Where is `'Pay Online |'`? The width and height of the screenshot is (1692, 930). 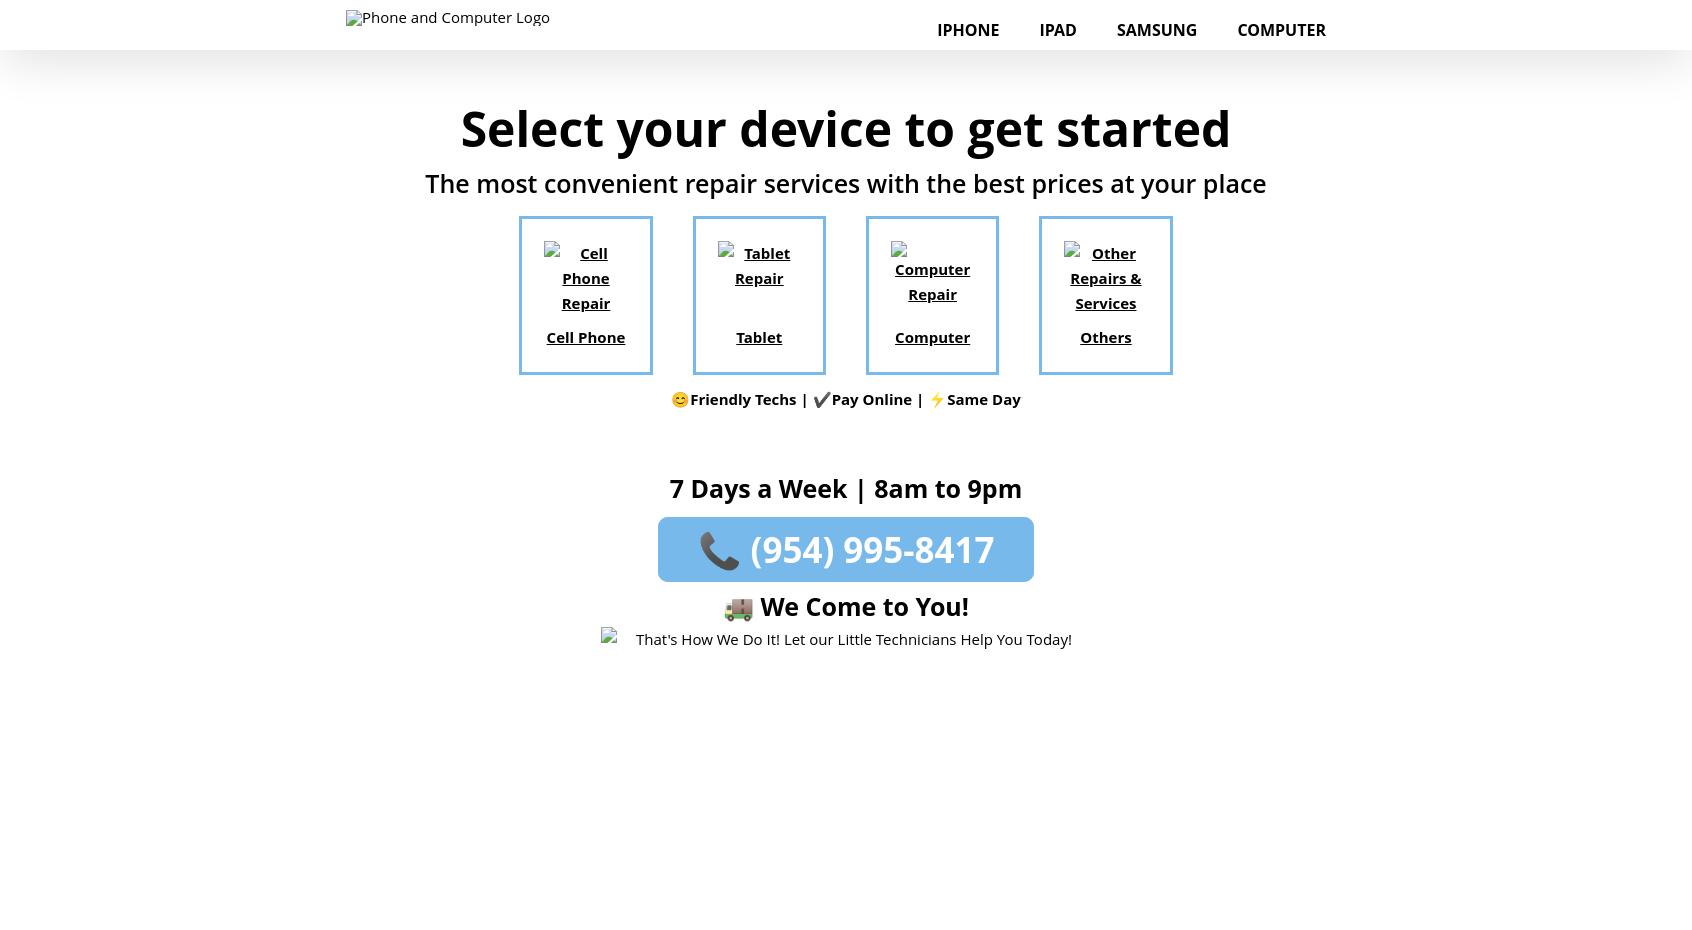
'Pay Online |' is located at coordinates (878, 398).